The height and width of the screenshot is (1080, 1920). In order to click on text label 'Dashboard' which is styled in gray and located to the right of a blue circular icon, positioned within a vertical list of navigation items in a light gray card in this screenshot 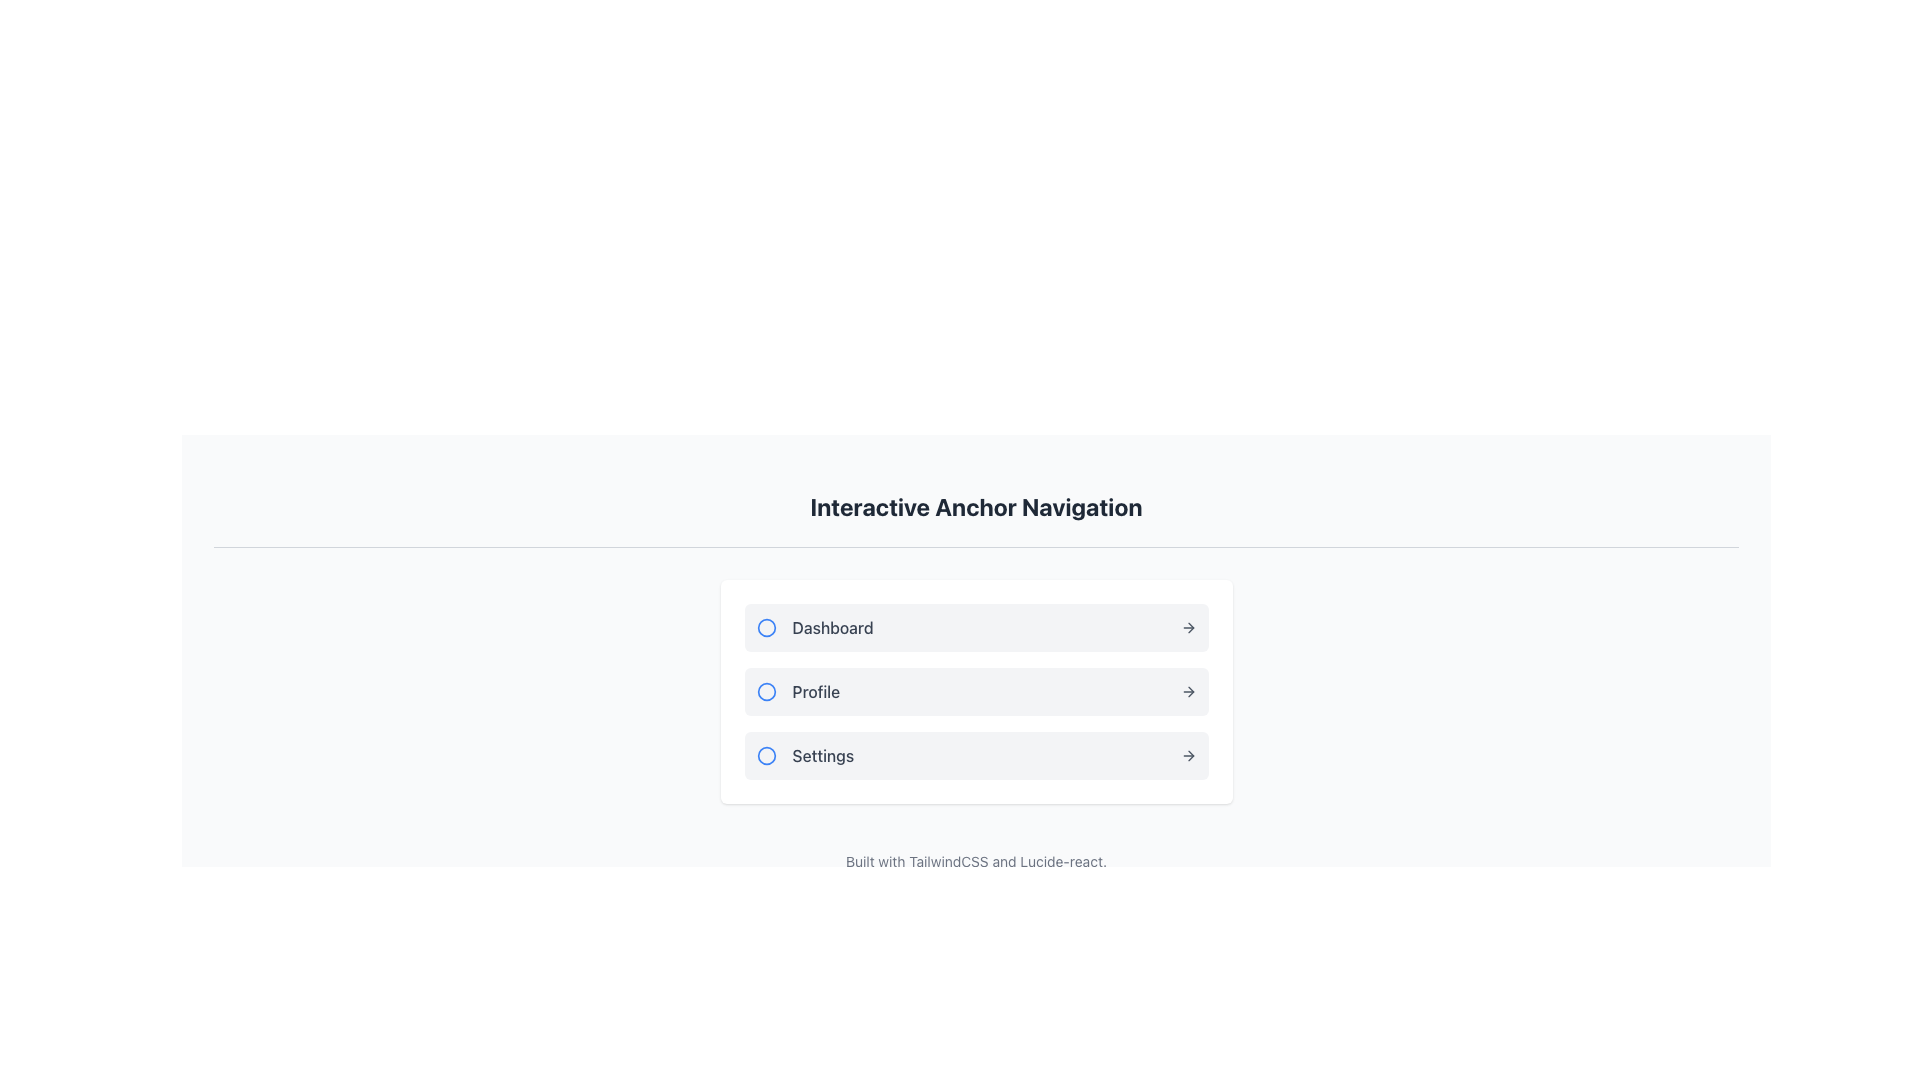, I will do `click(815, 627)`.